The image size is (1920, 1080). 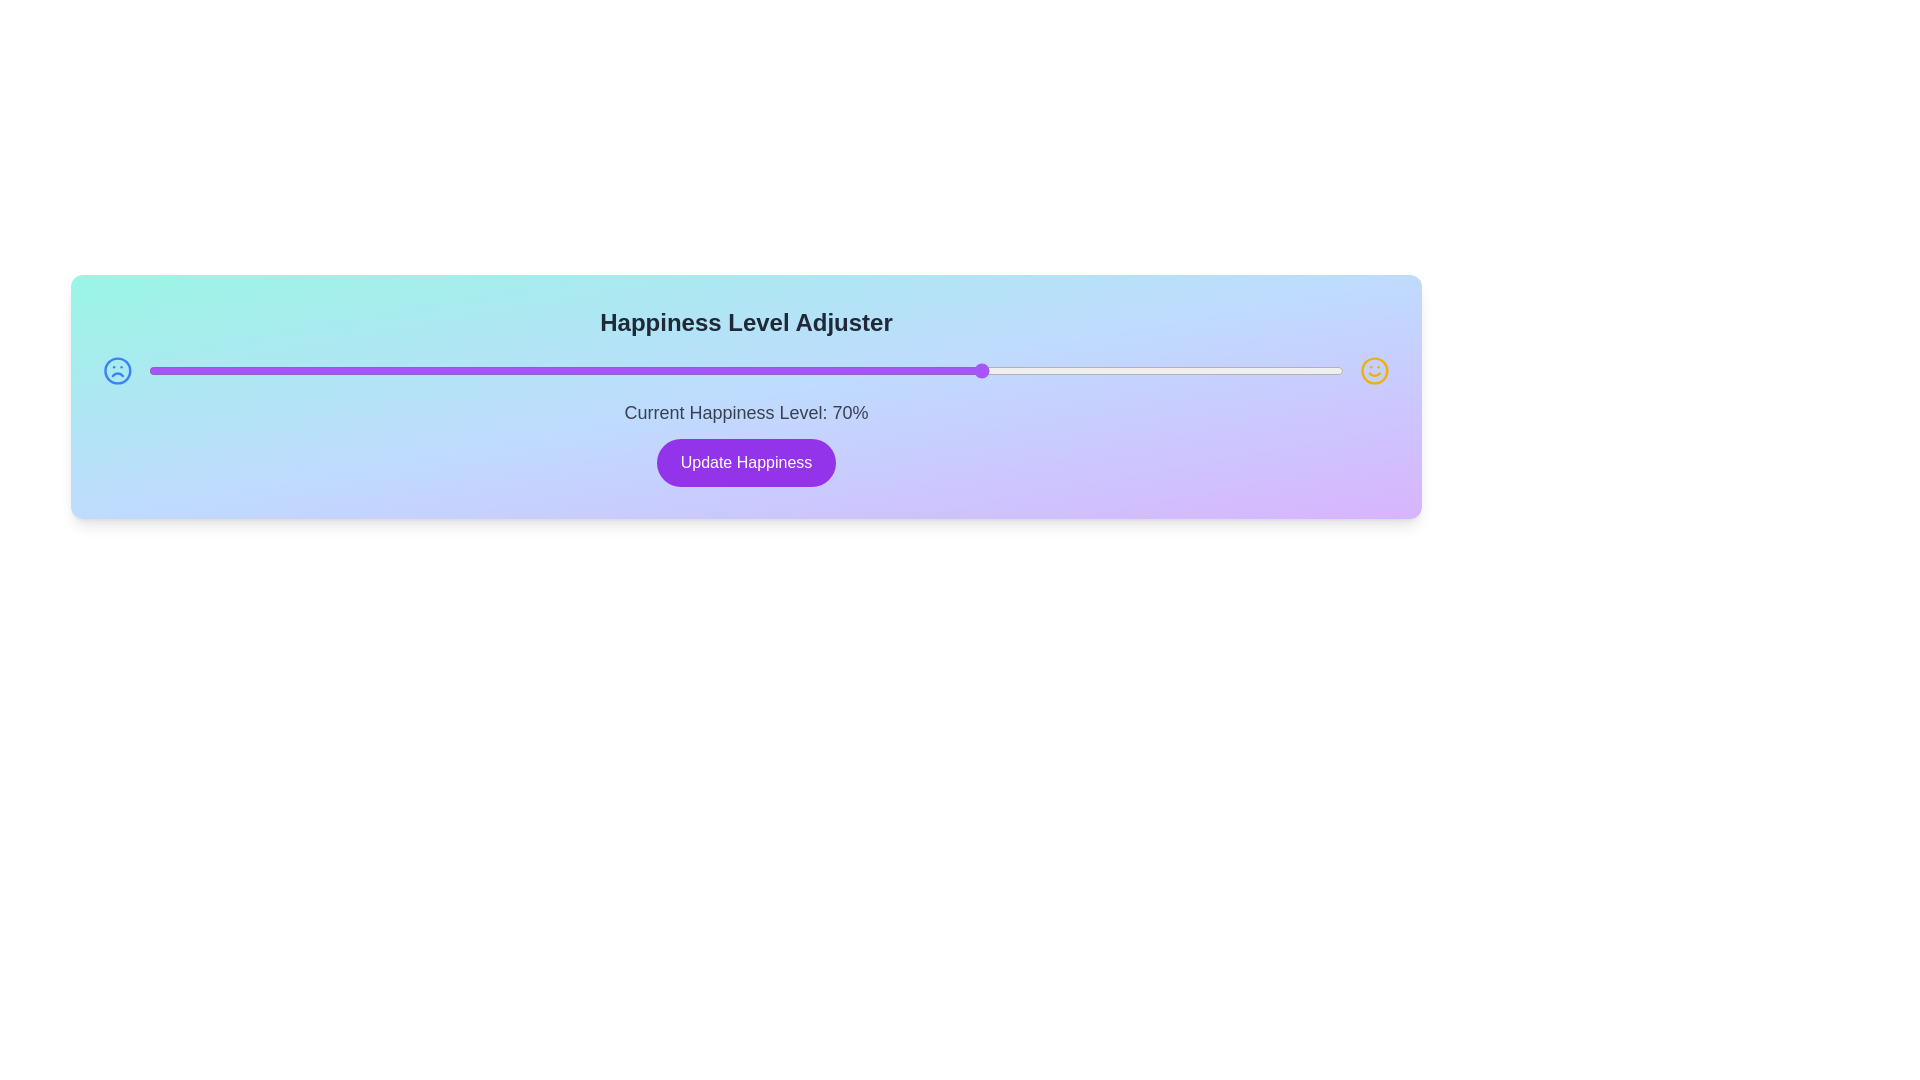 What do you see at coordinates (303, 370) in the screenshot?
I see `the happiness level to 13% by moving the slider` at bounding box center [303, 370].